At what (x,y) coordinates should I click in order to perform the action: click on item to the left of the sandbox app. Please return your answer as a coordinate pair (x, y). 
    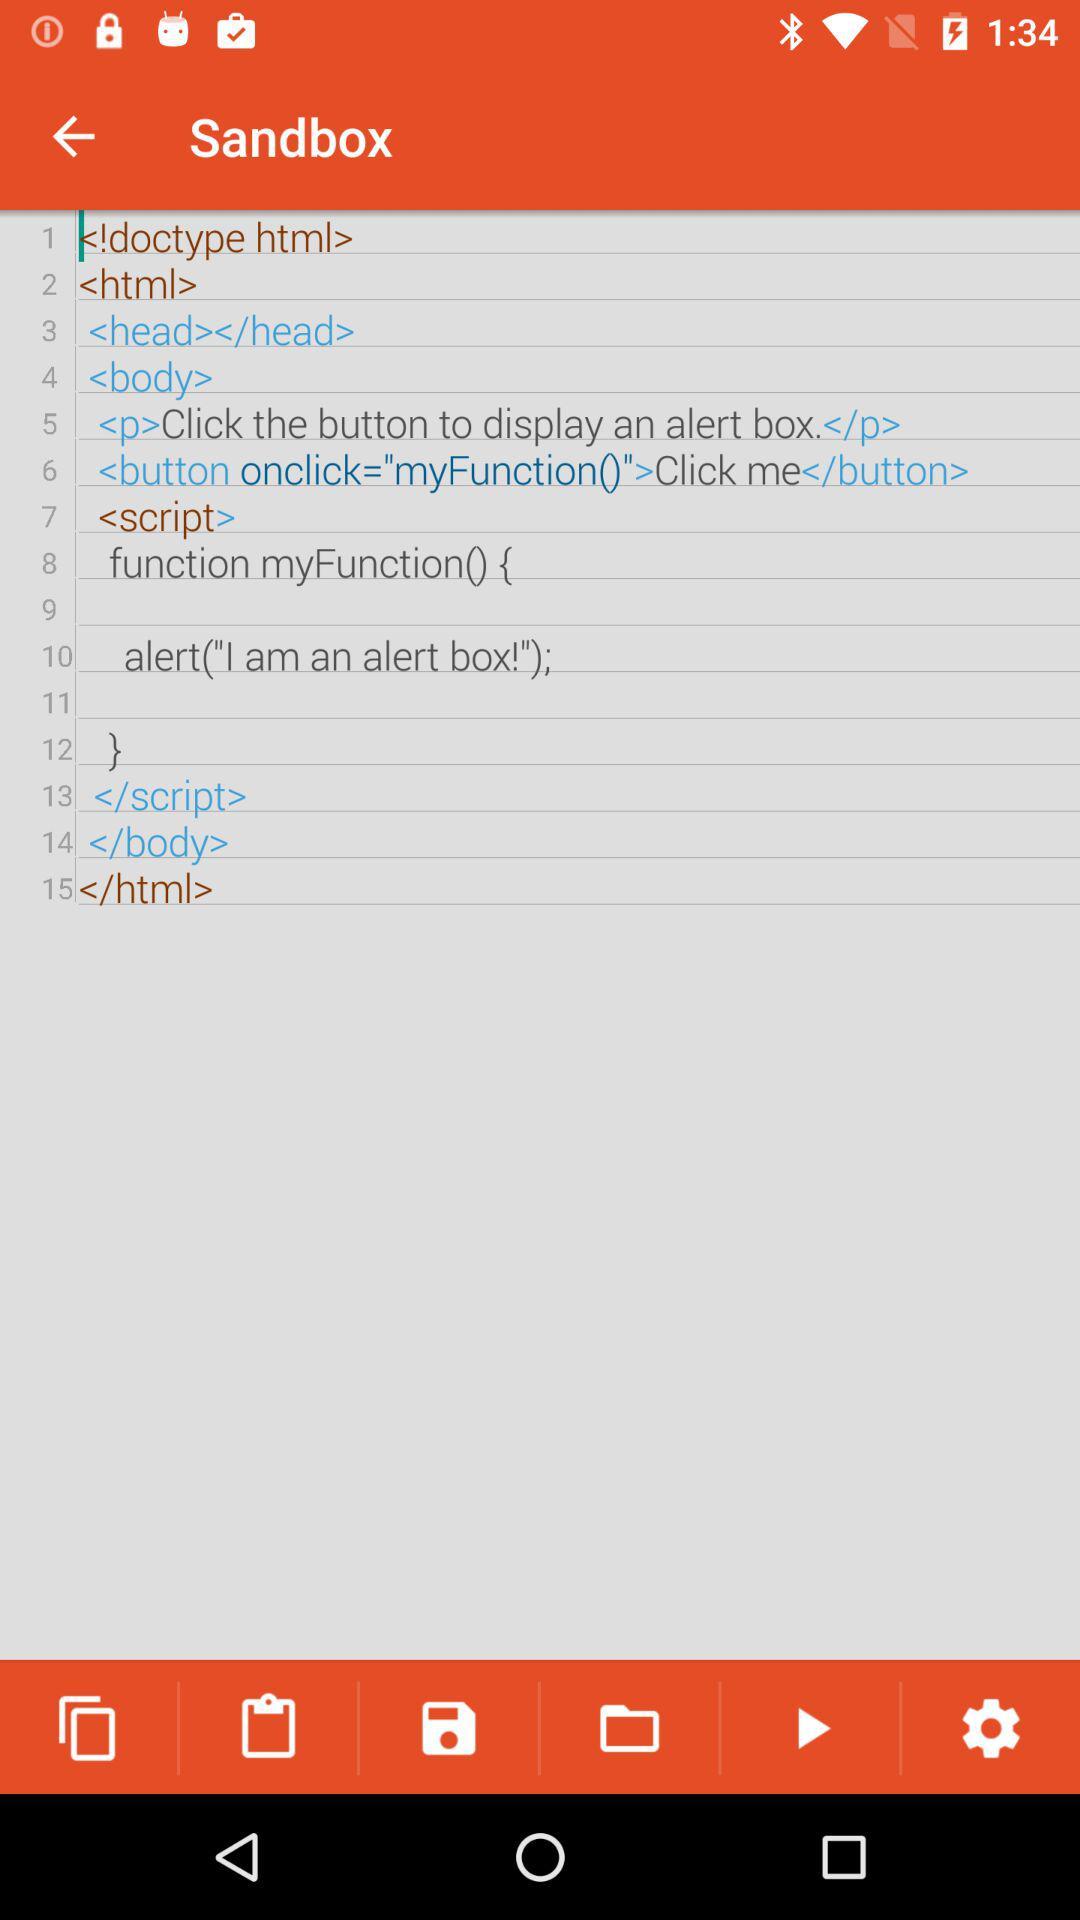
    Looking at the image, I should click on (72, 135).